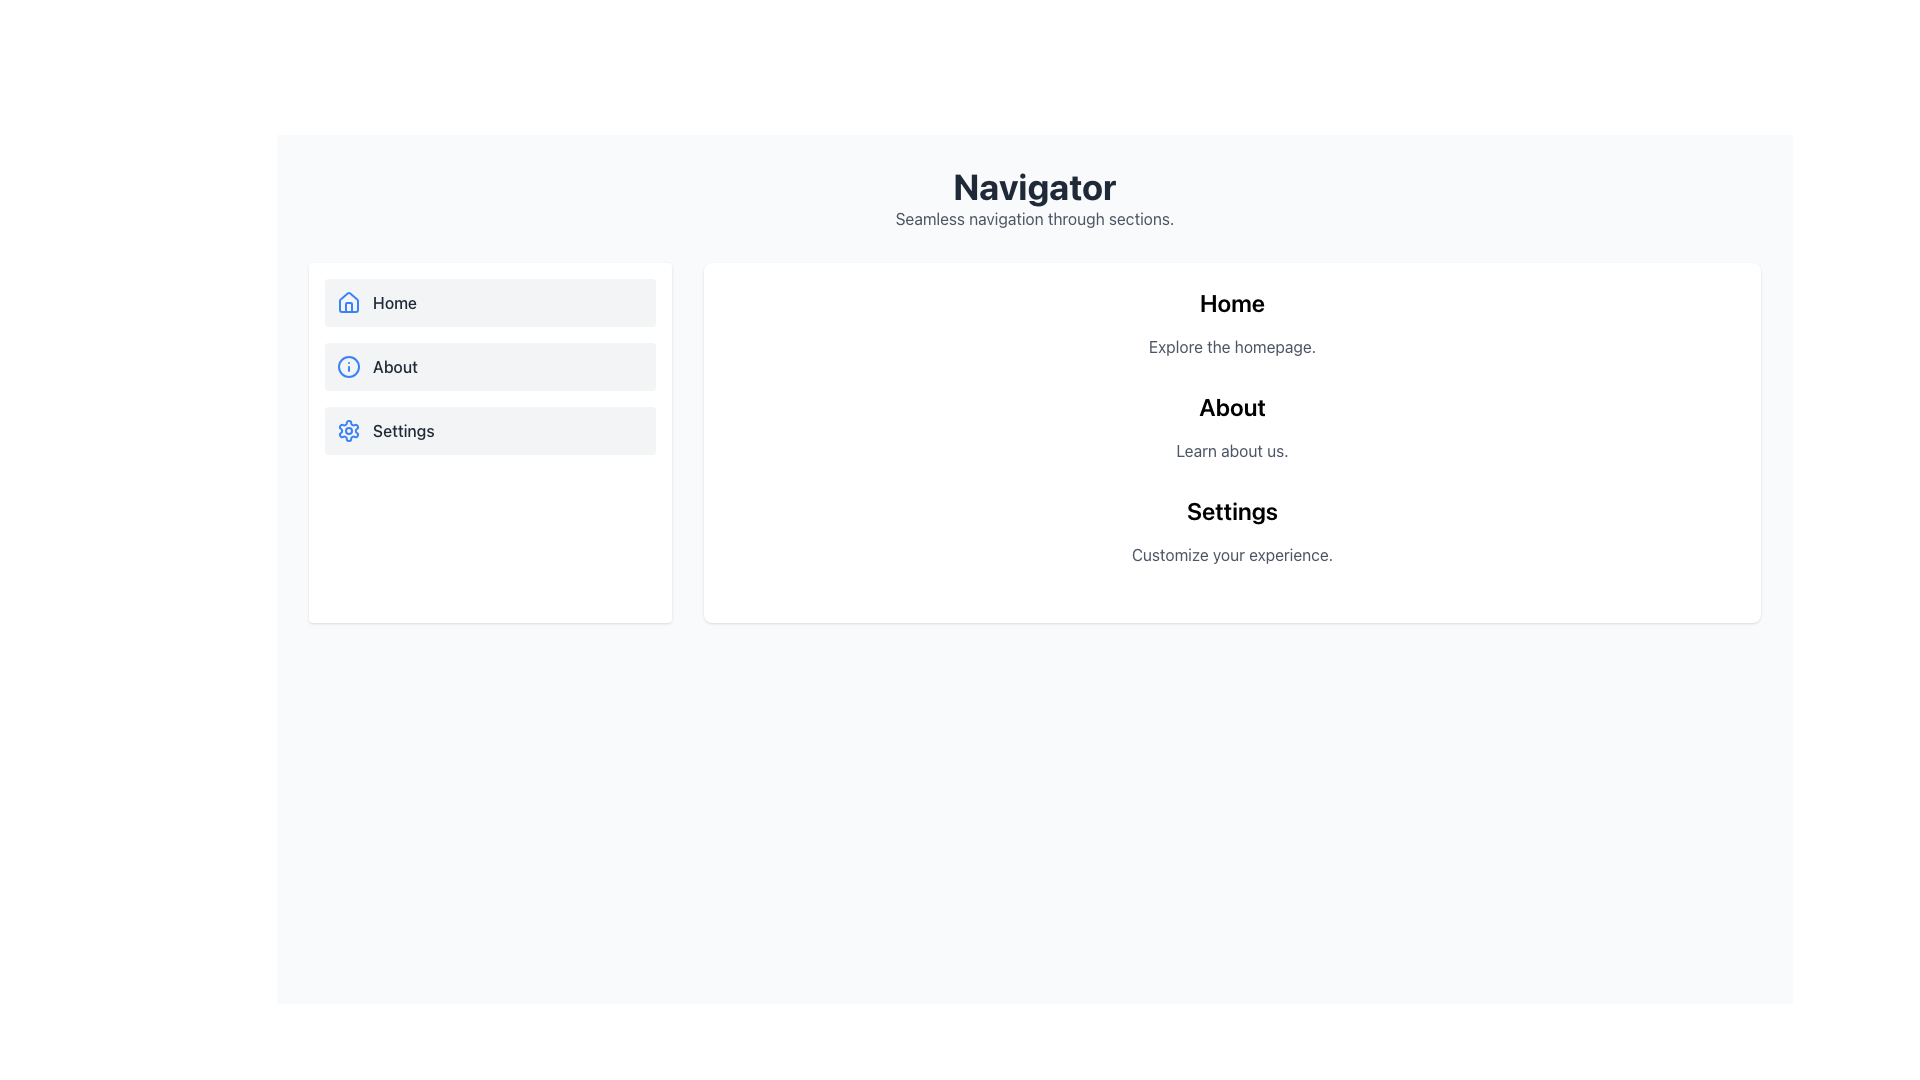 This screenshot has height=1080, width=1920. What do you see at coordinates (1231, 451) in the screenshot?
I see `the text element that reads 'Learn about us.' which is styled in gray and located in the 'About' section, below the heading 'About'` at bounding box center [1231, 451].